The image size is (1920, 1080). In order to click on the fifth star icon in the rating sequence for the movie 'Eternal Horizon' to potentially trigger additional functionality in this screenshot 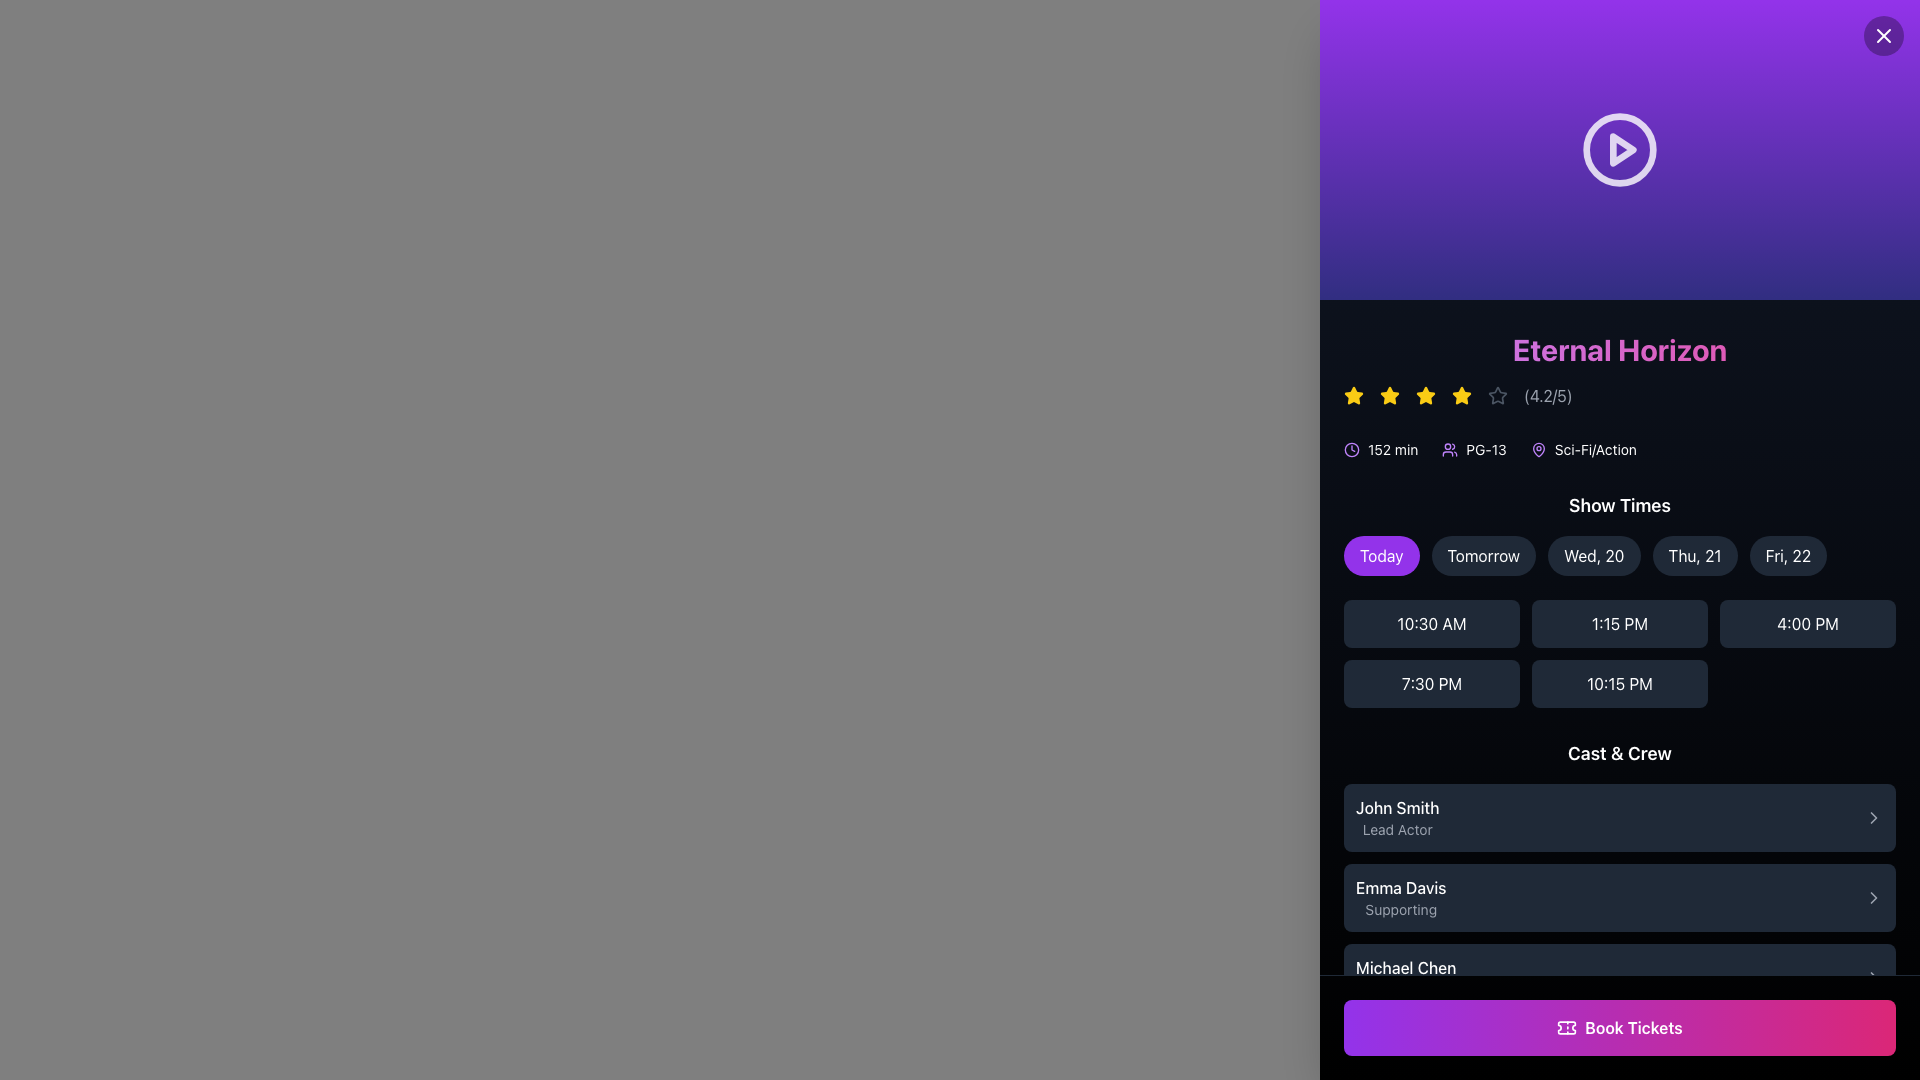, I will do `click(1462, 396)`.